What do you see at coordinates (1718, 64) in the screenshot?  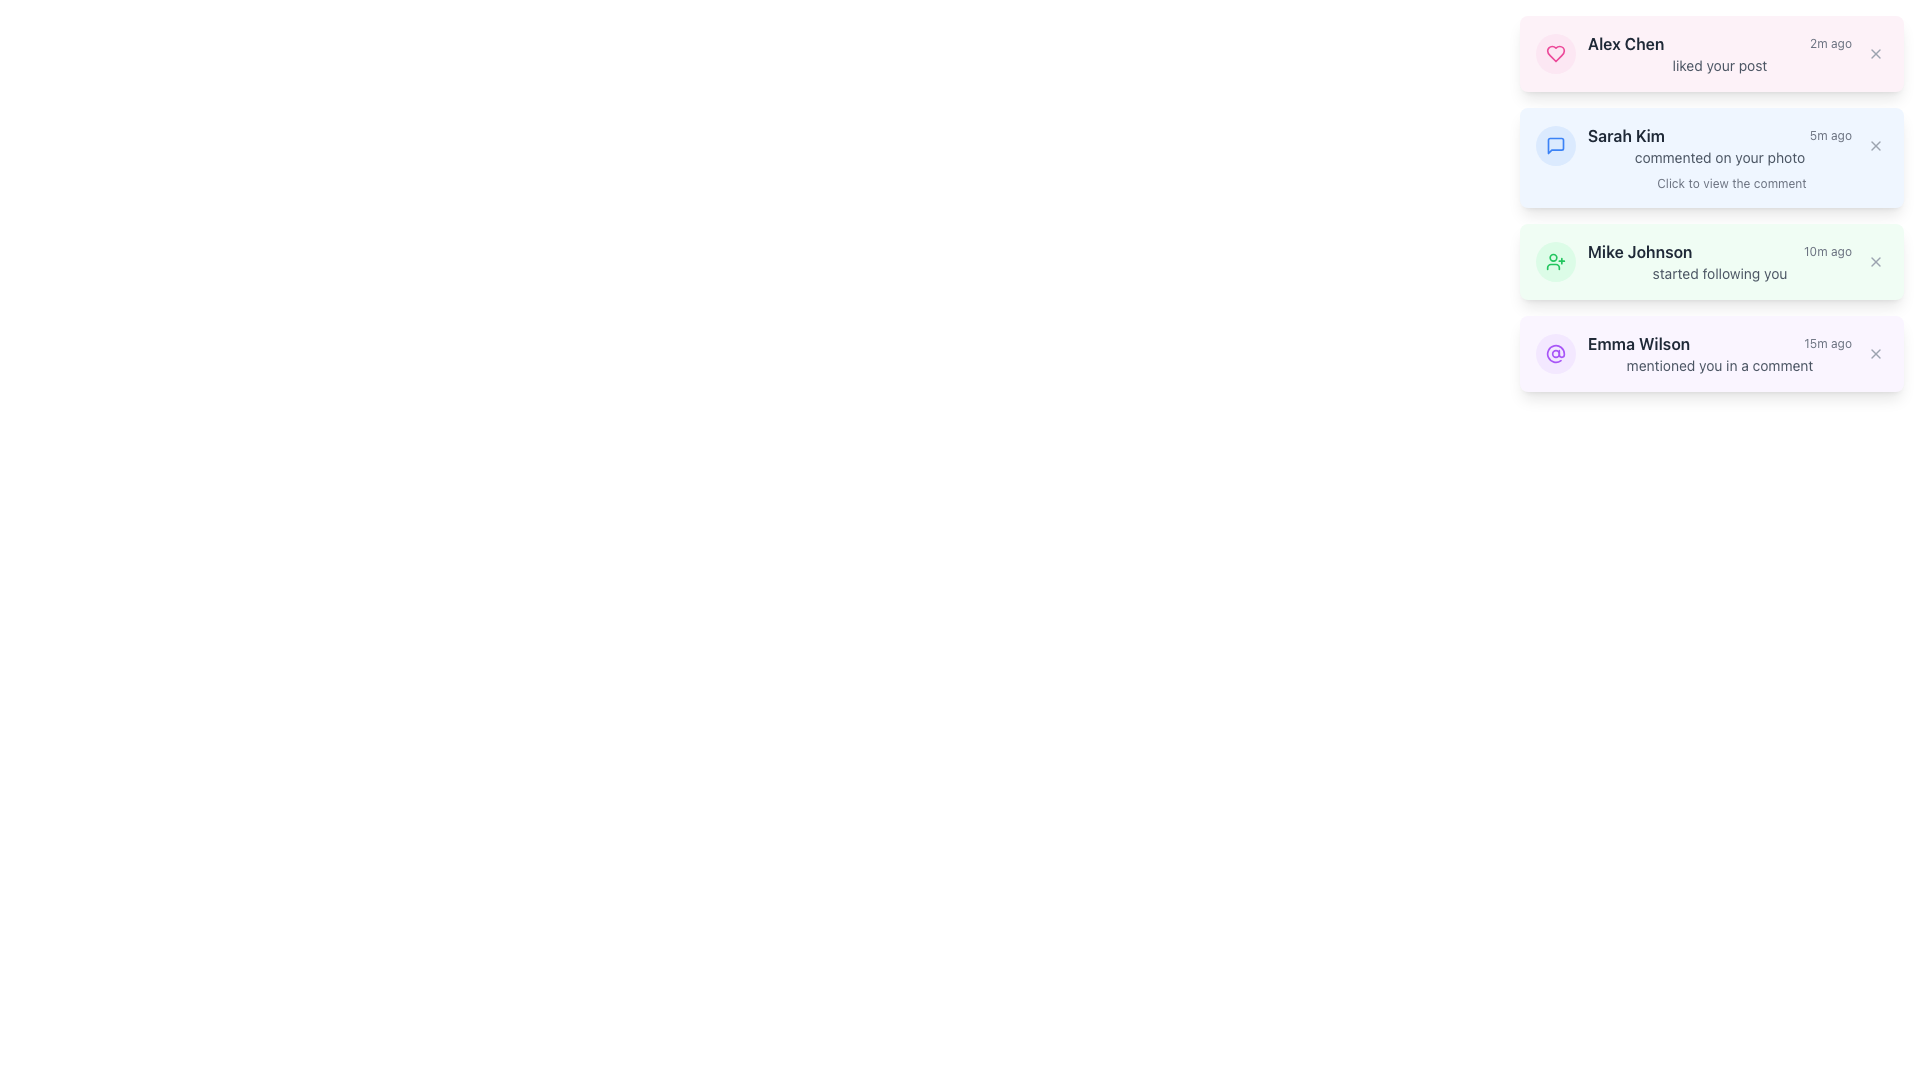 I see `text label indicating that 'Alex Chen' has liked a post, which is located in the notification card below the username and to the left of the timestamp` at bounding box center [1718, 64].